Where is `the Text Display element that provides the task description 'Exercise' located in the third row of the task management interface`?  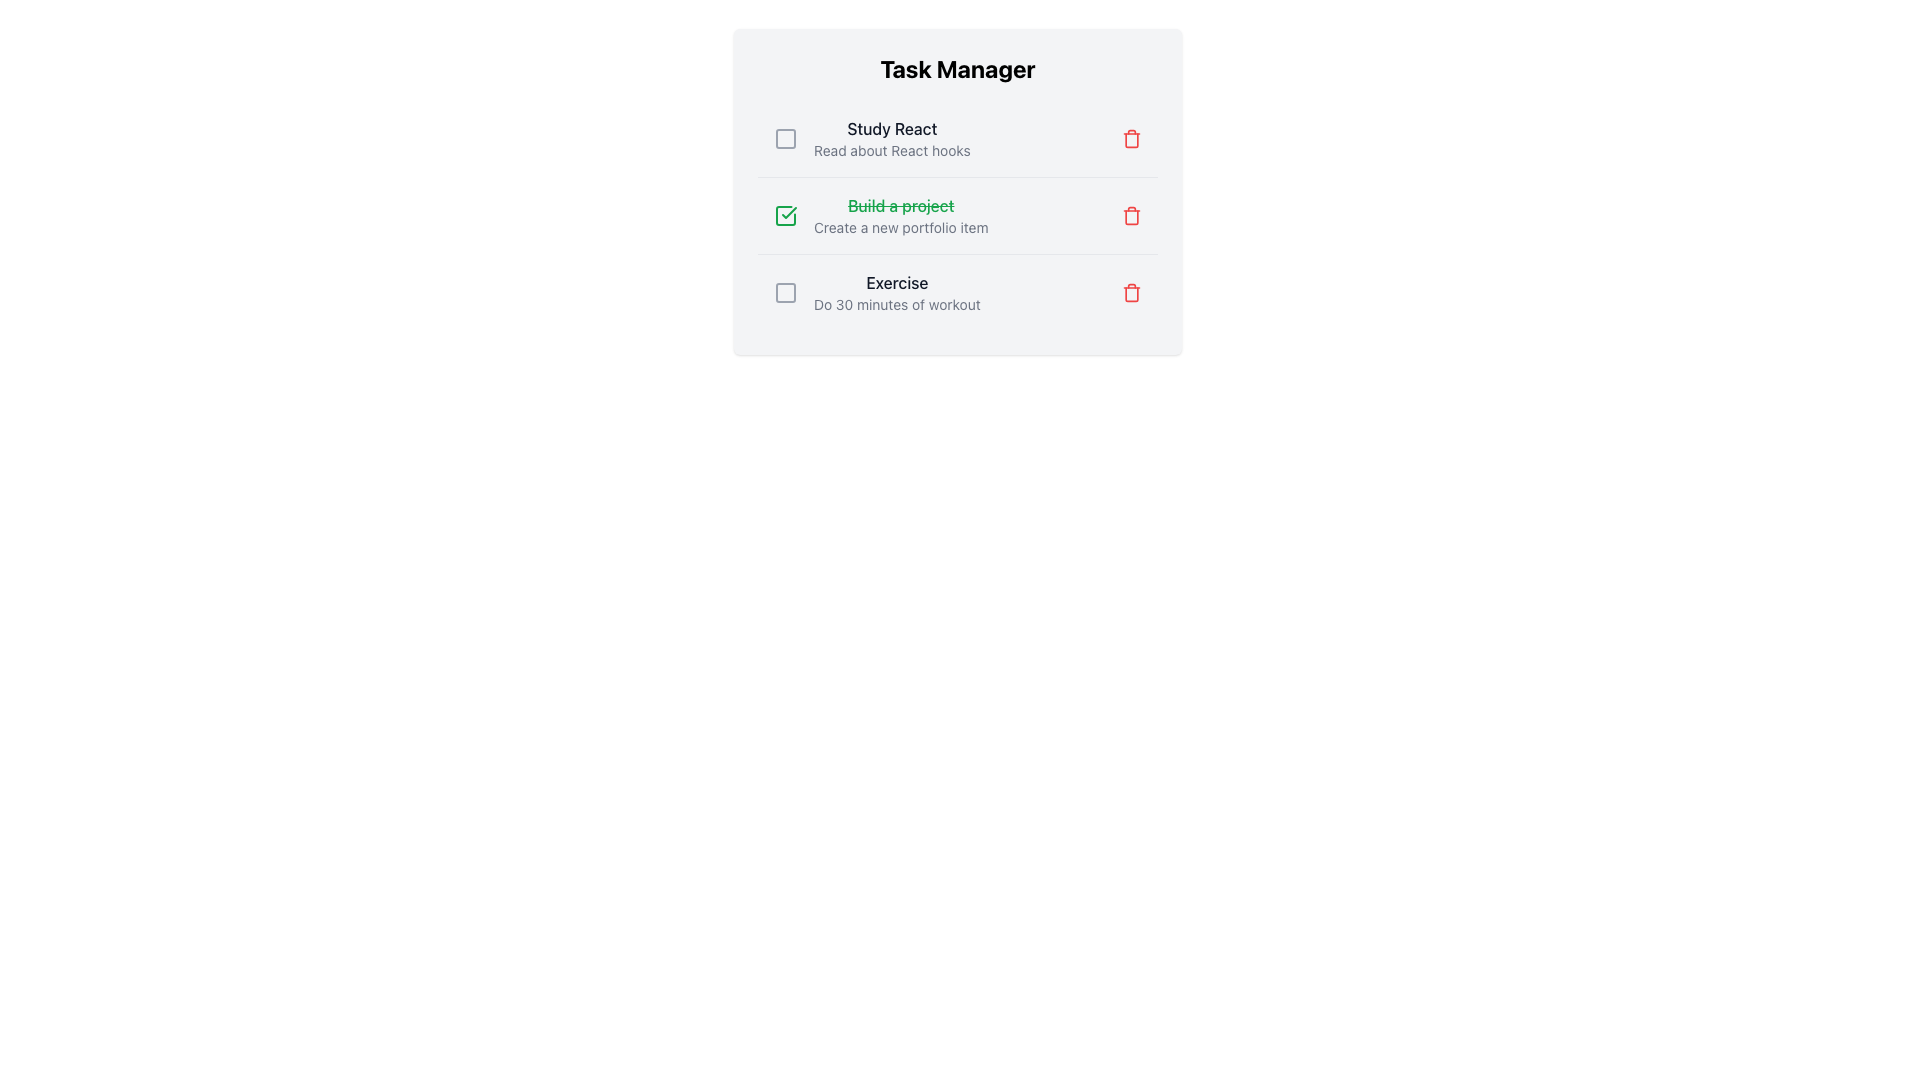 the Text Display element that provides the task description 'Exercise' located in the third row of the task management interface is located at coordinates (896, 293).